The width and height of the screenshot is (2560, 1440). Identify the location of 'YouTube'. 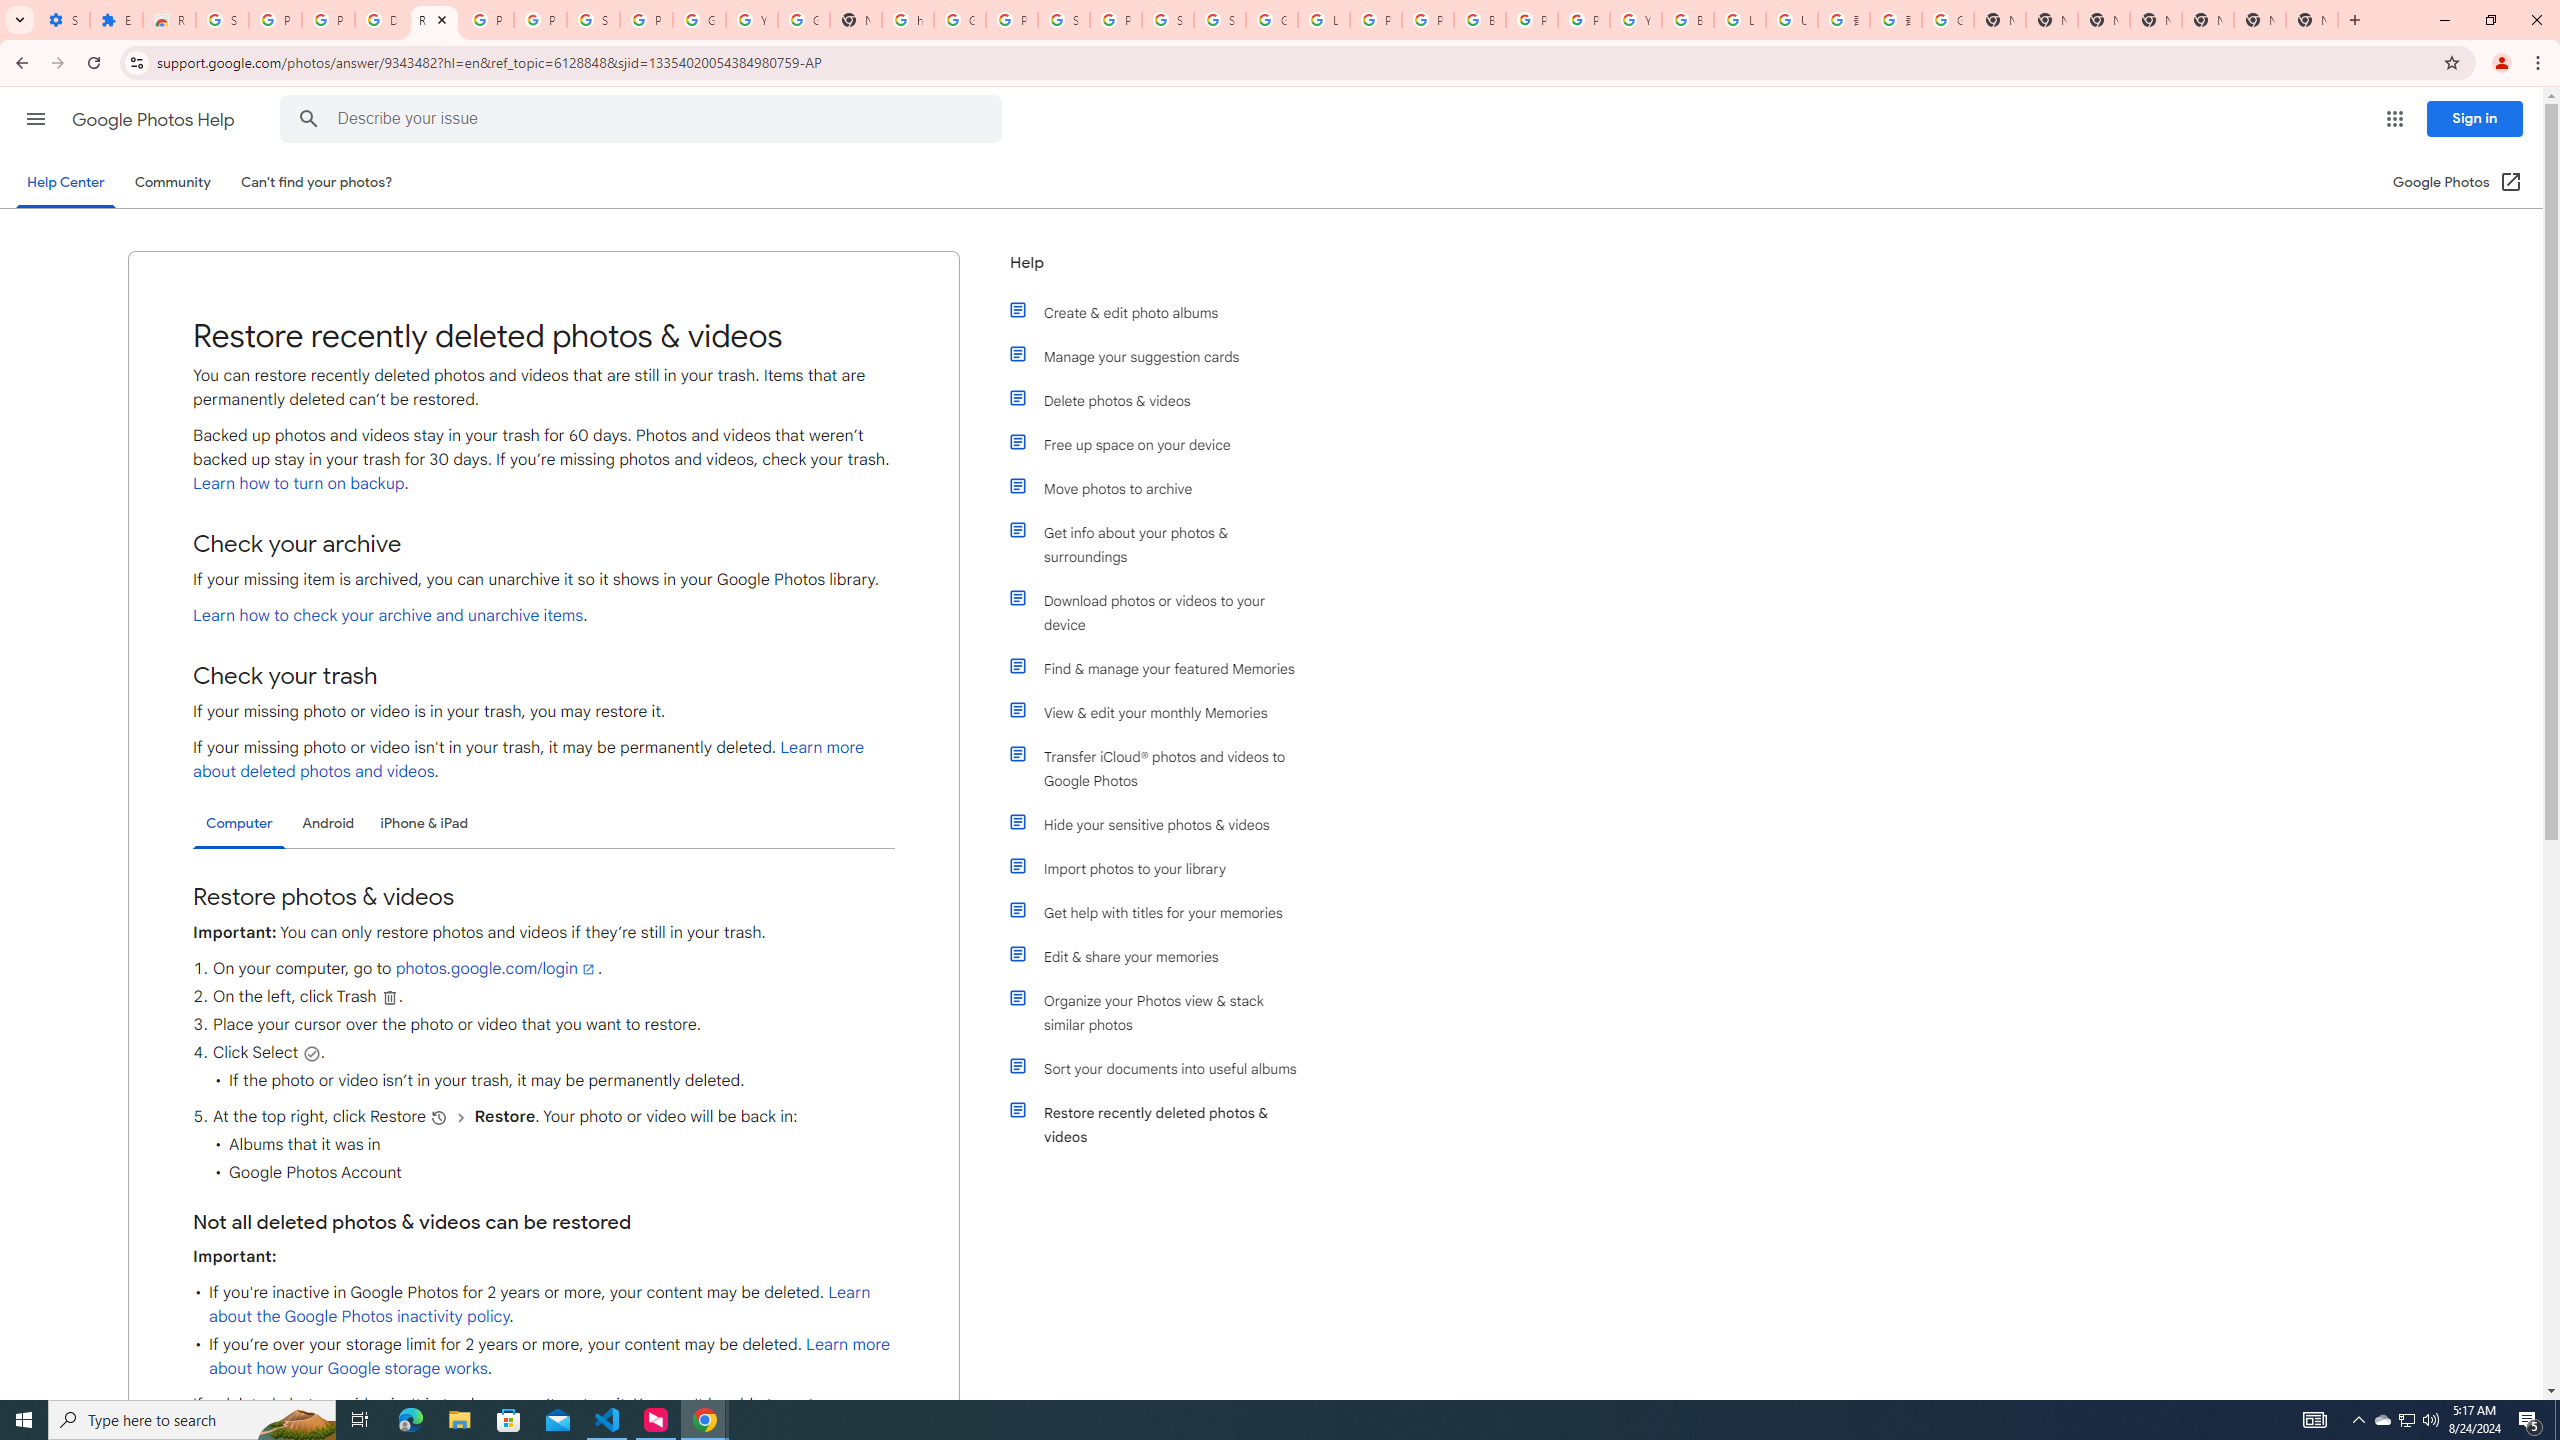
(1634, 19).